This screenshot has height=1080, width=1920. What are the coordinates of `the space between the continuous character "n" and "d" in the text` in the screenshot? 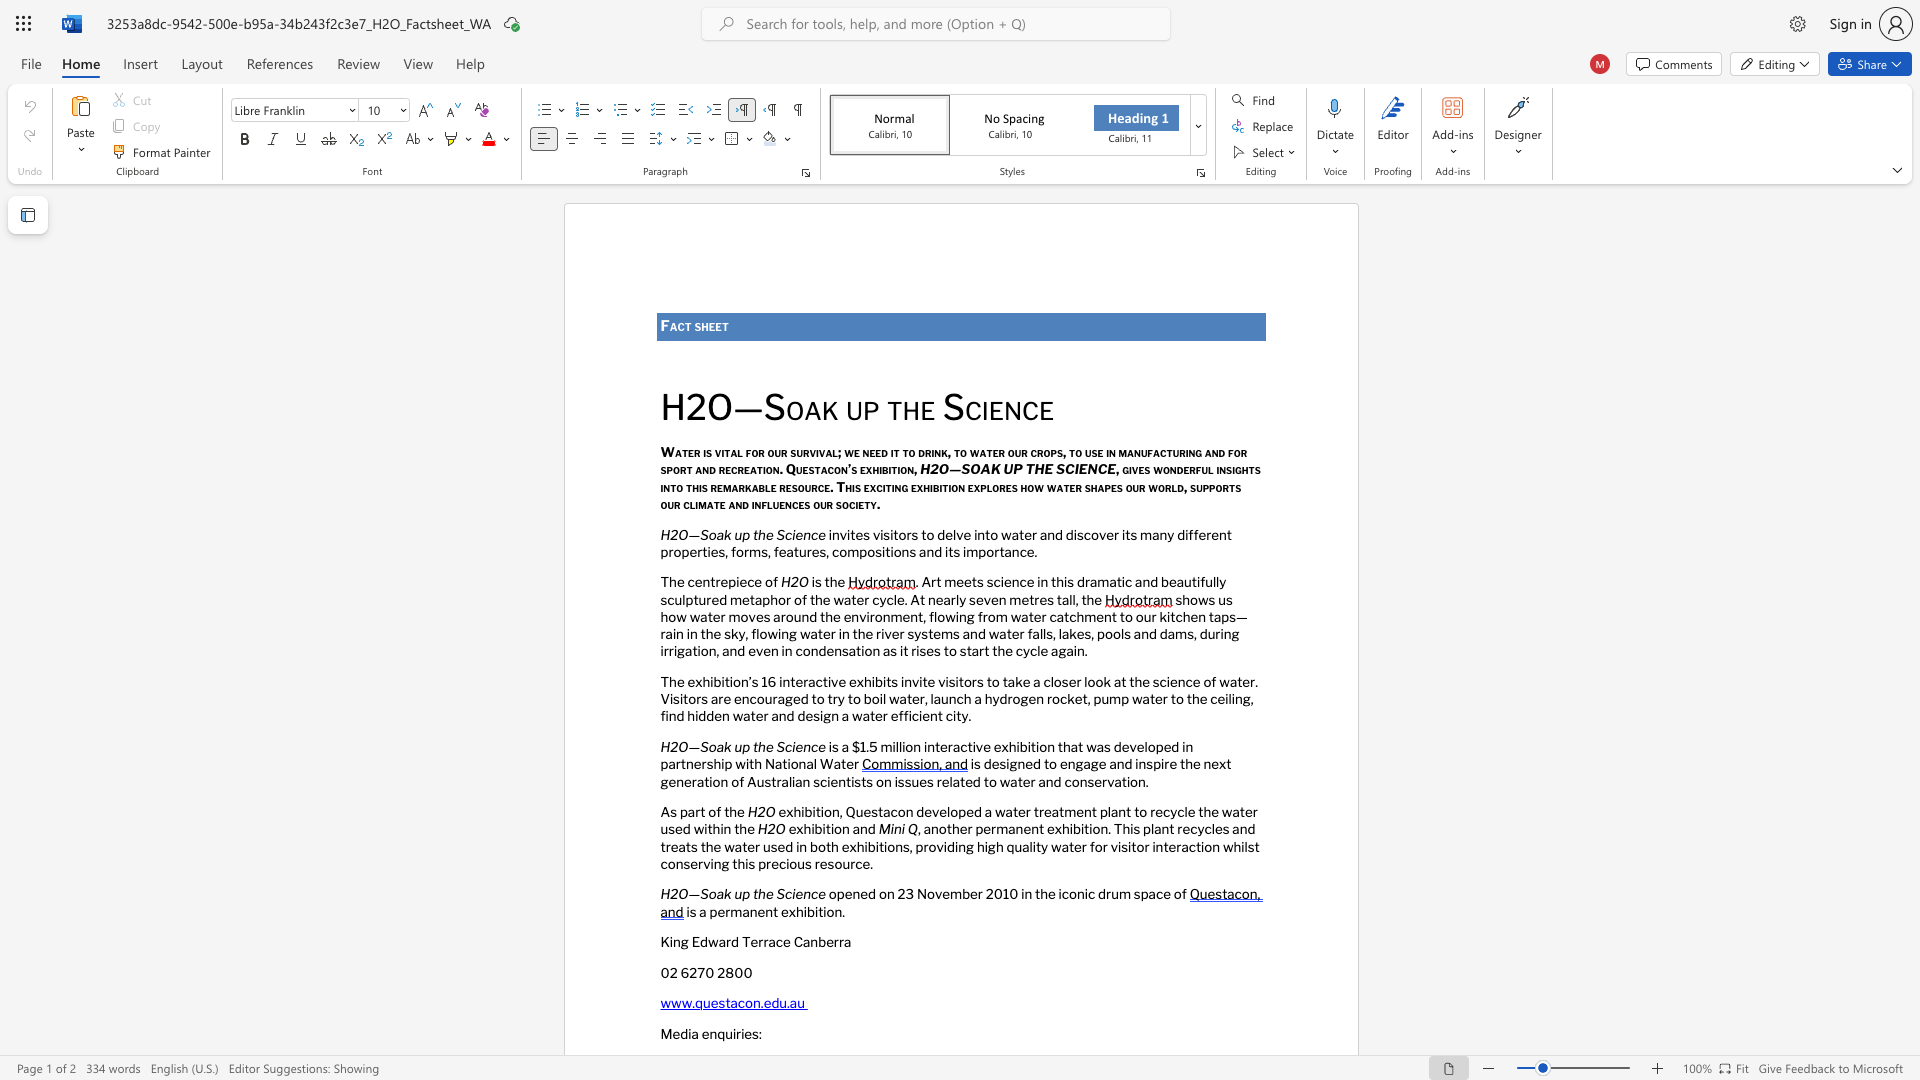 It's located at (867, 829).